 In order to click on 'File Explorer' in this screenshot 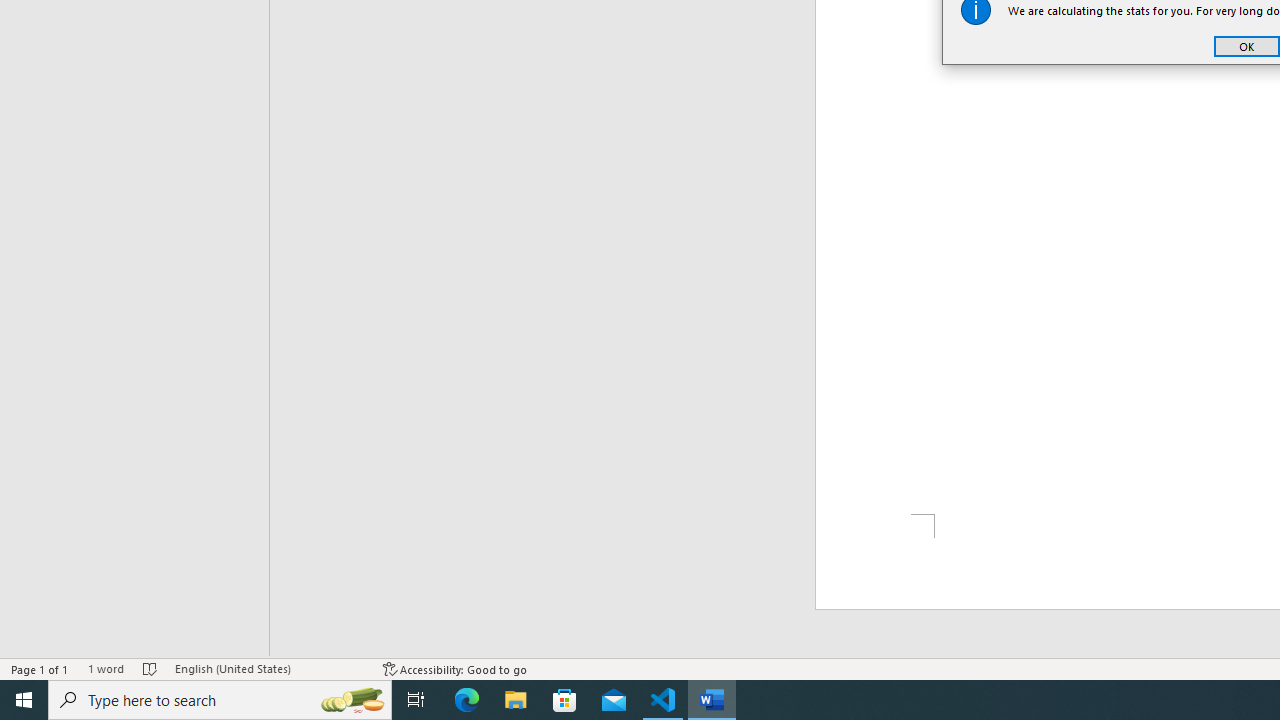, I will do `click(516, 698)`.